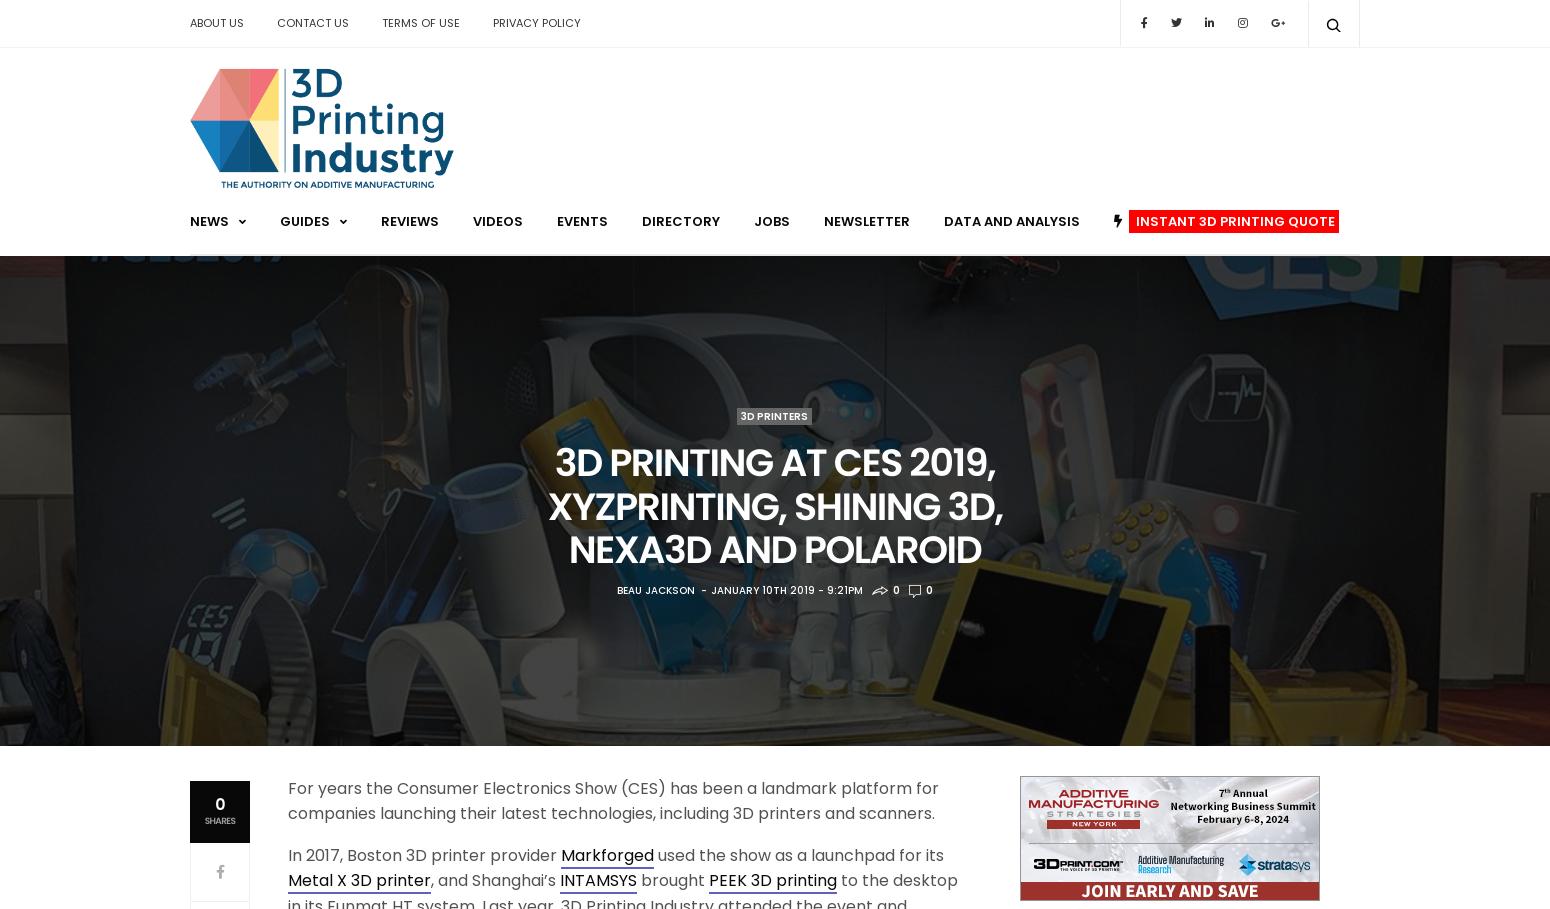 This screenshot has height=909, width=1550. What do you see at coordinates (582, 219) in the screenshot?
I see `'Events'` at bounding box center [582, 219].